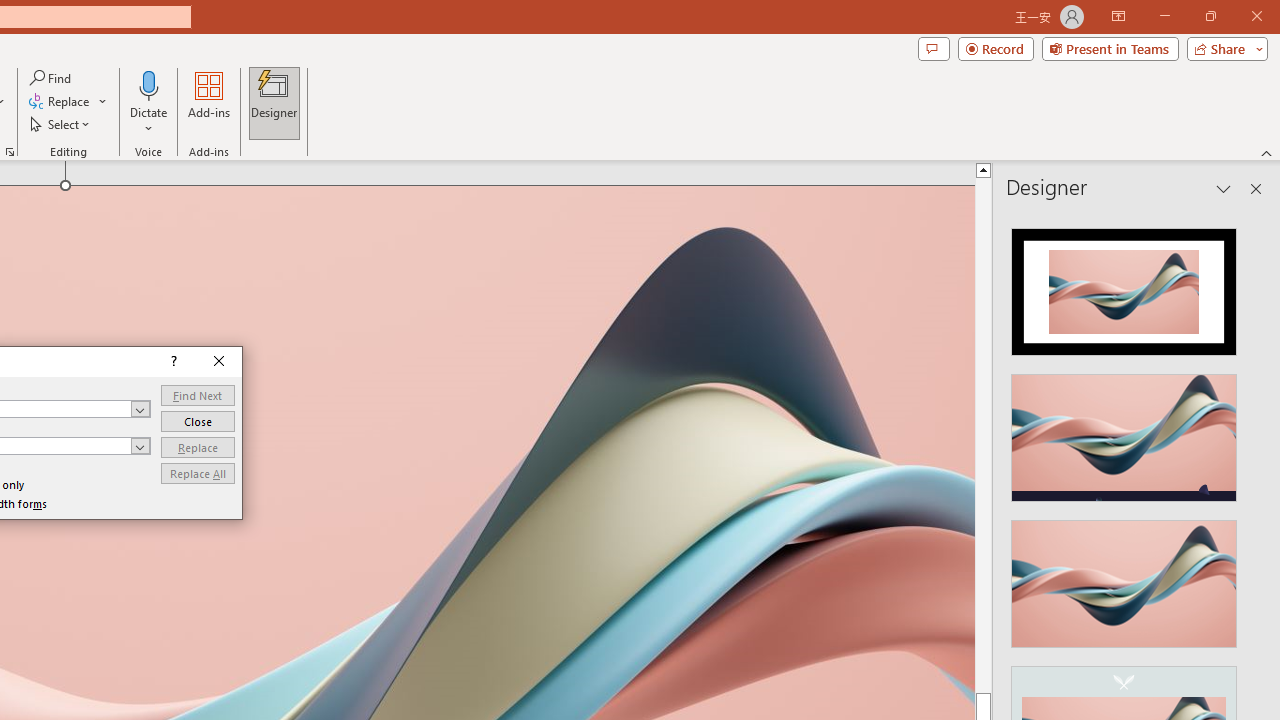 The width and height of the screenshot is (1280, 720). I want to click on 'Find Next', so click(197, 395).